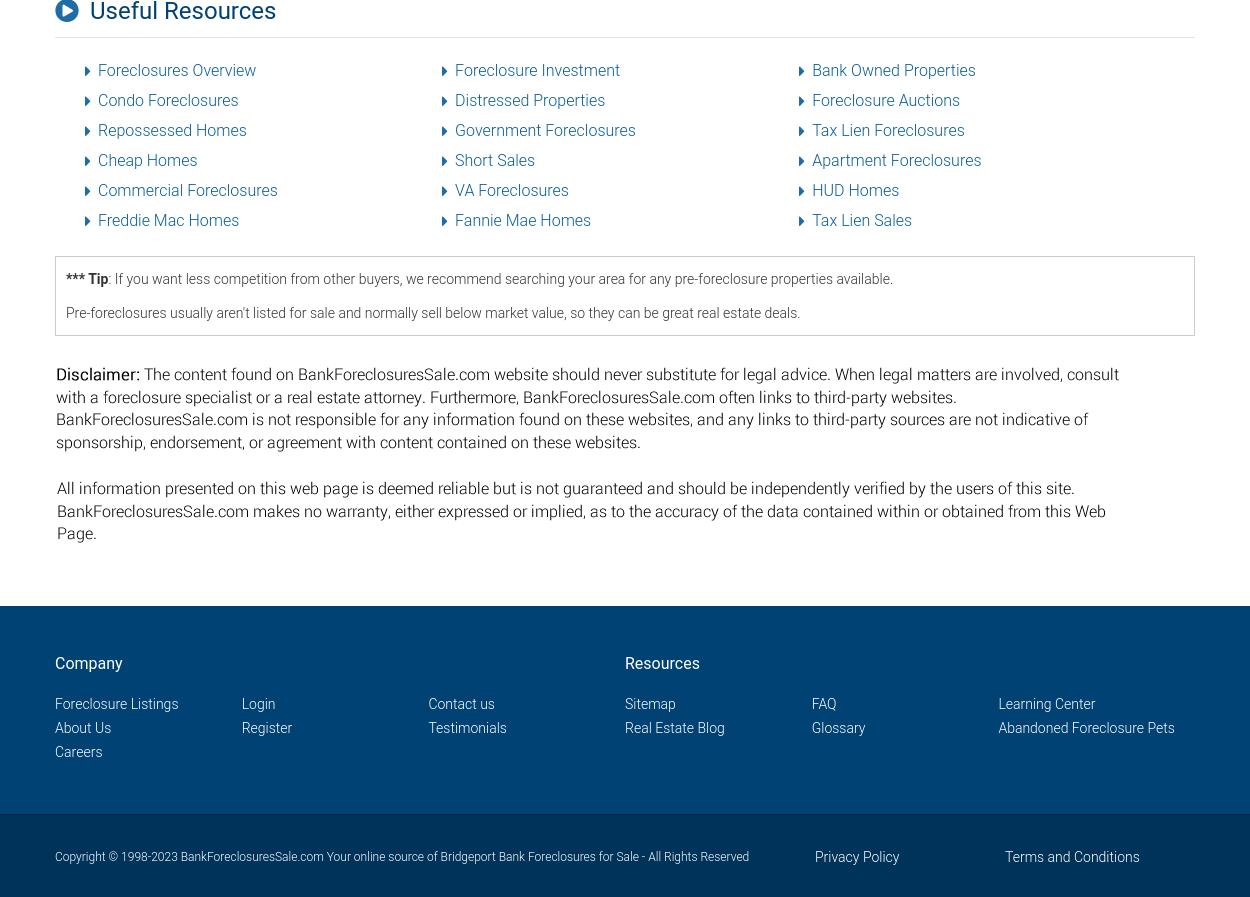 Image resolution: width=1250 pixels, height=897 pixels. I want to click on 'Commercial Foreclosures', so click(187, 189).